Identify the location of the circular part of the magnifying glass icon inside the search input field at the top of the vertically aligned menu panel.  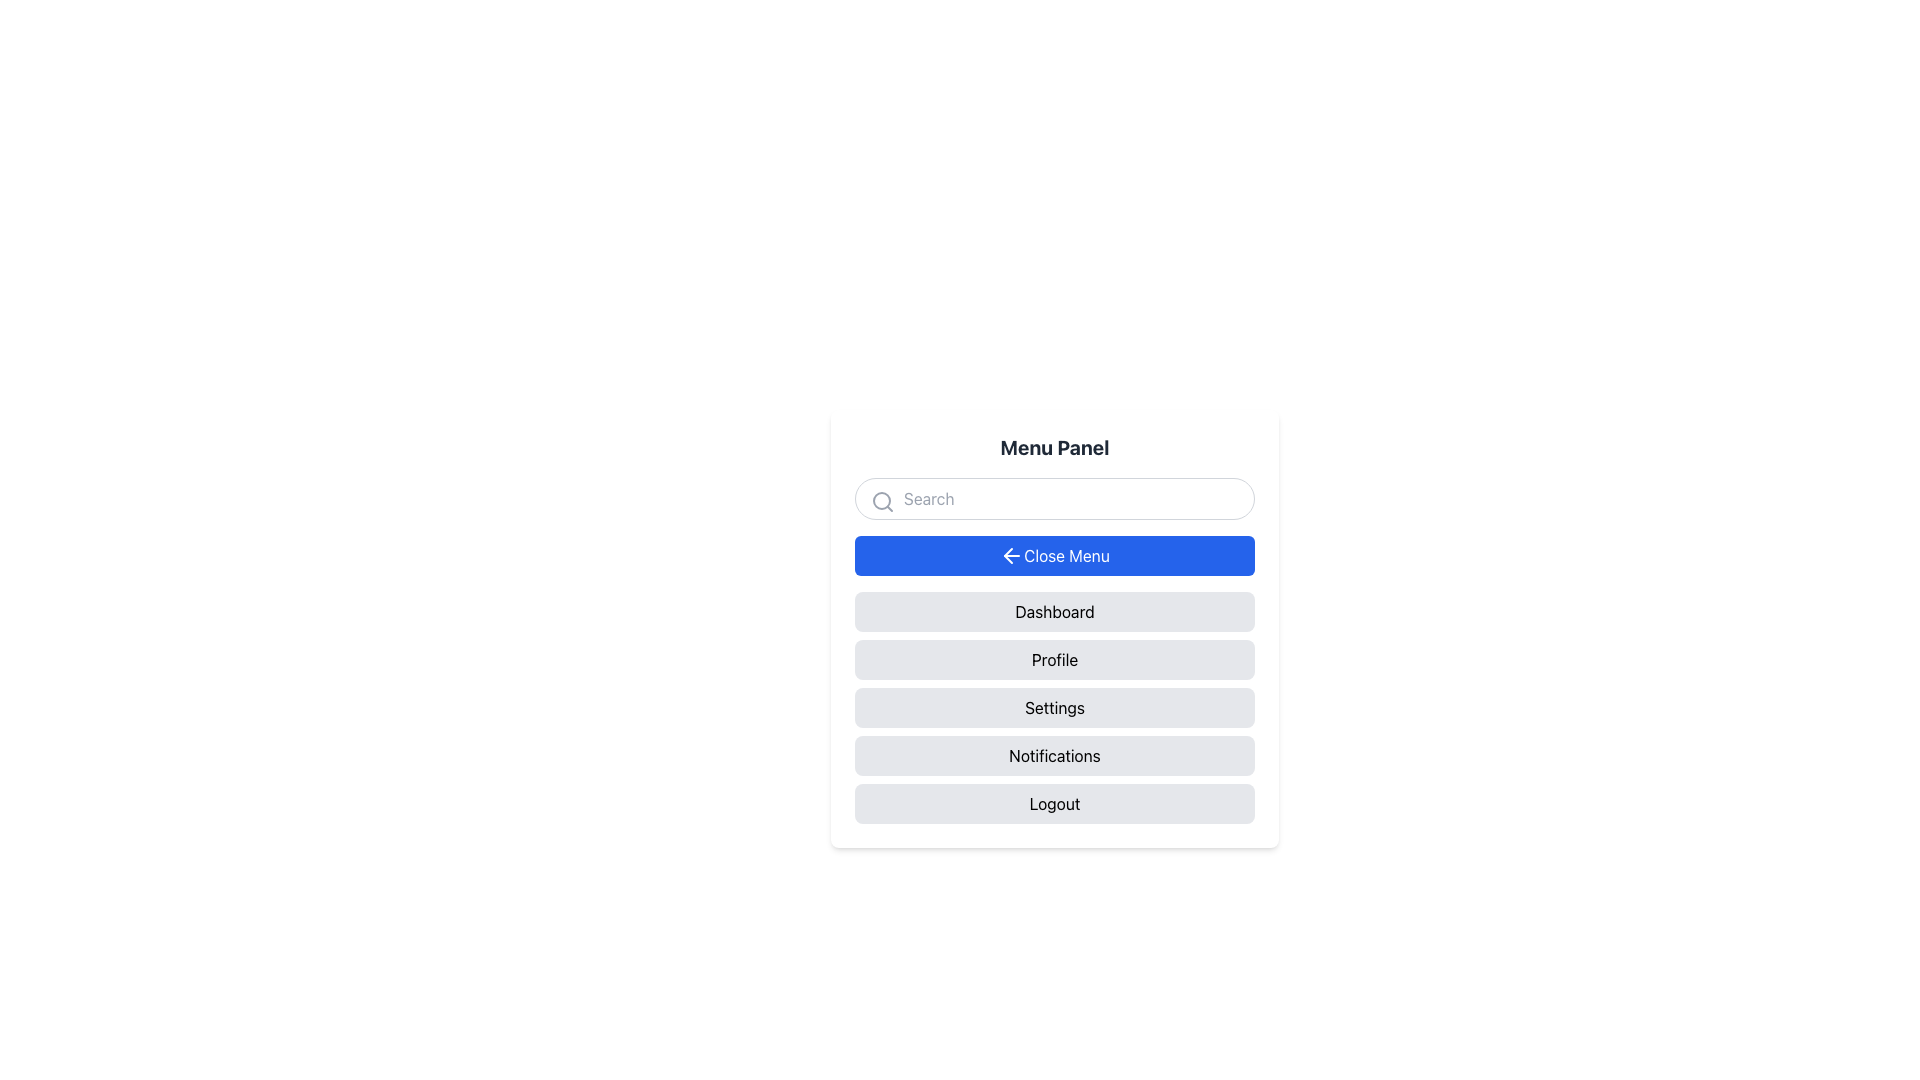
(881, 500).